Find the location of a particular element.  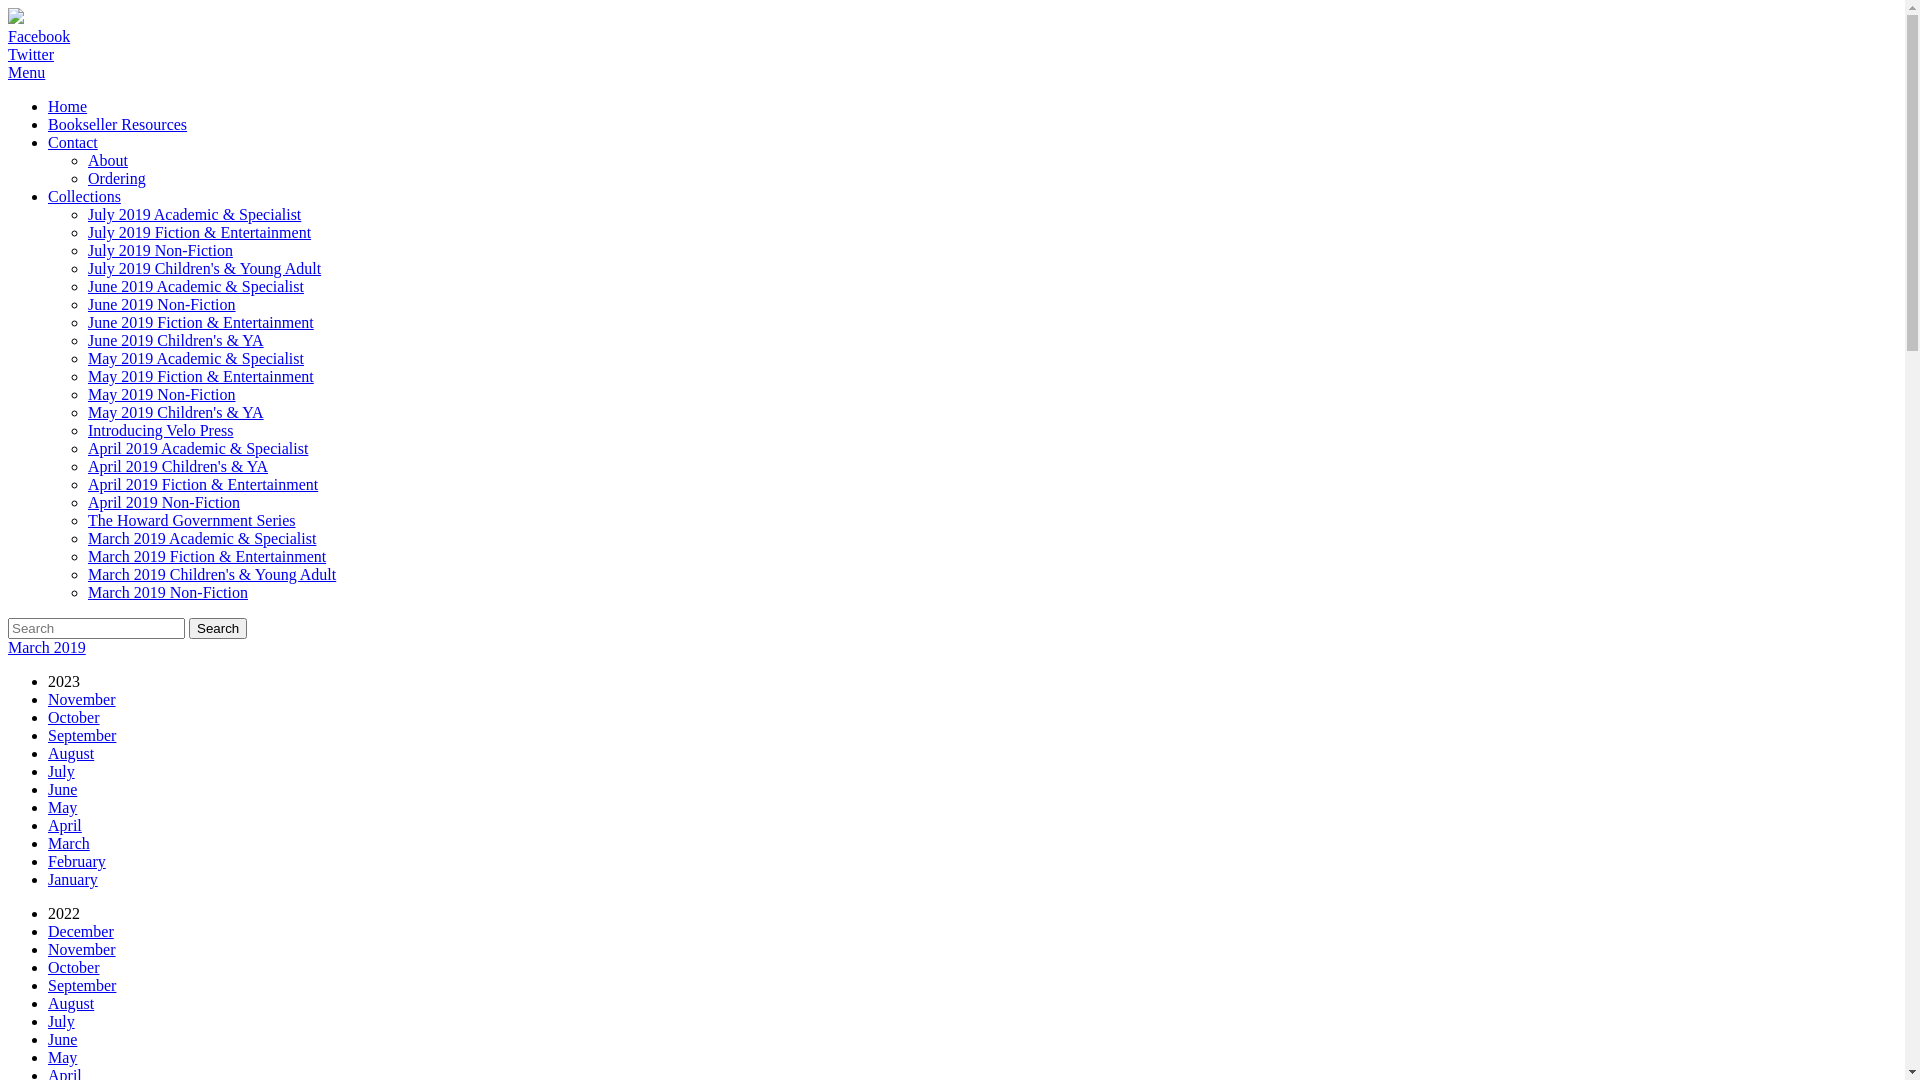

'July 2019 Academic & Specialist' is located at coordinates (86, 214).